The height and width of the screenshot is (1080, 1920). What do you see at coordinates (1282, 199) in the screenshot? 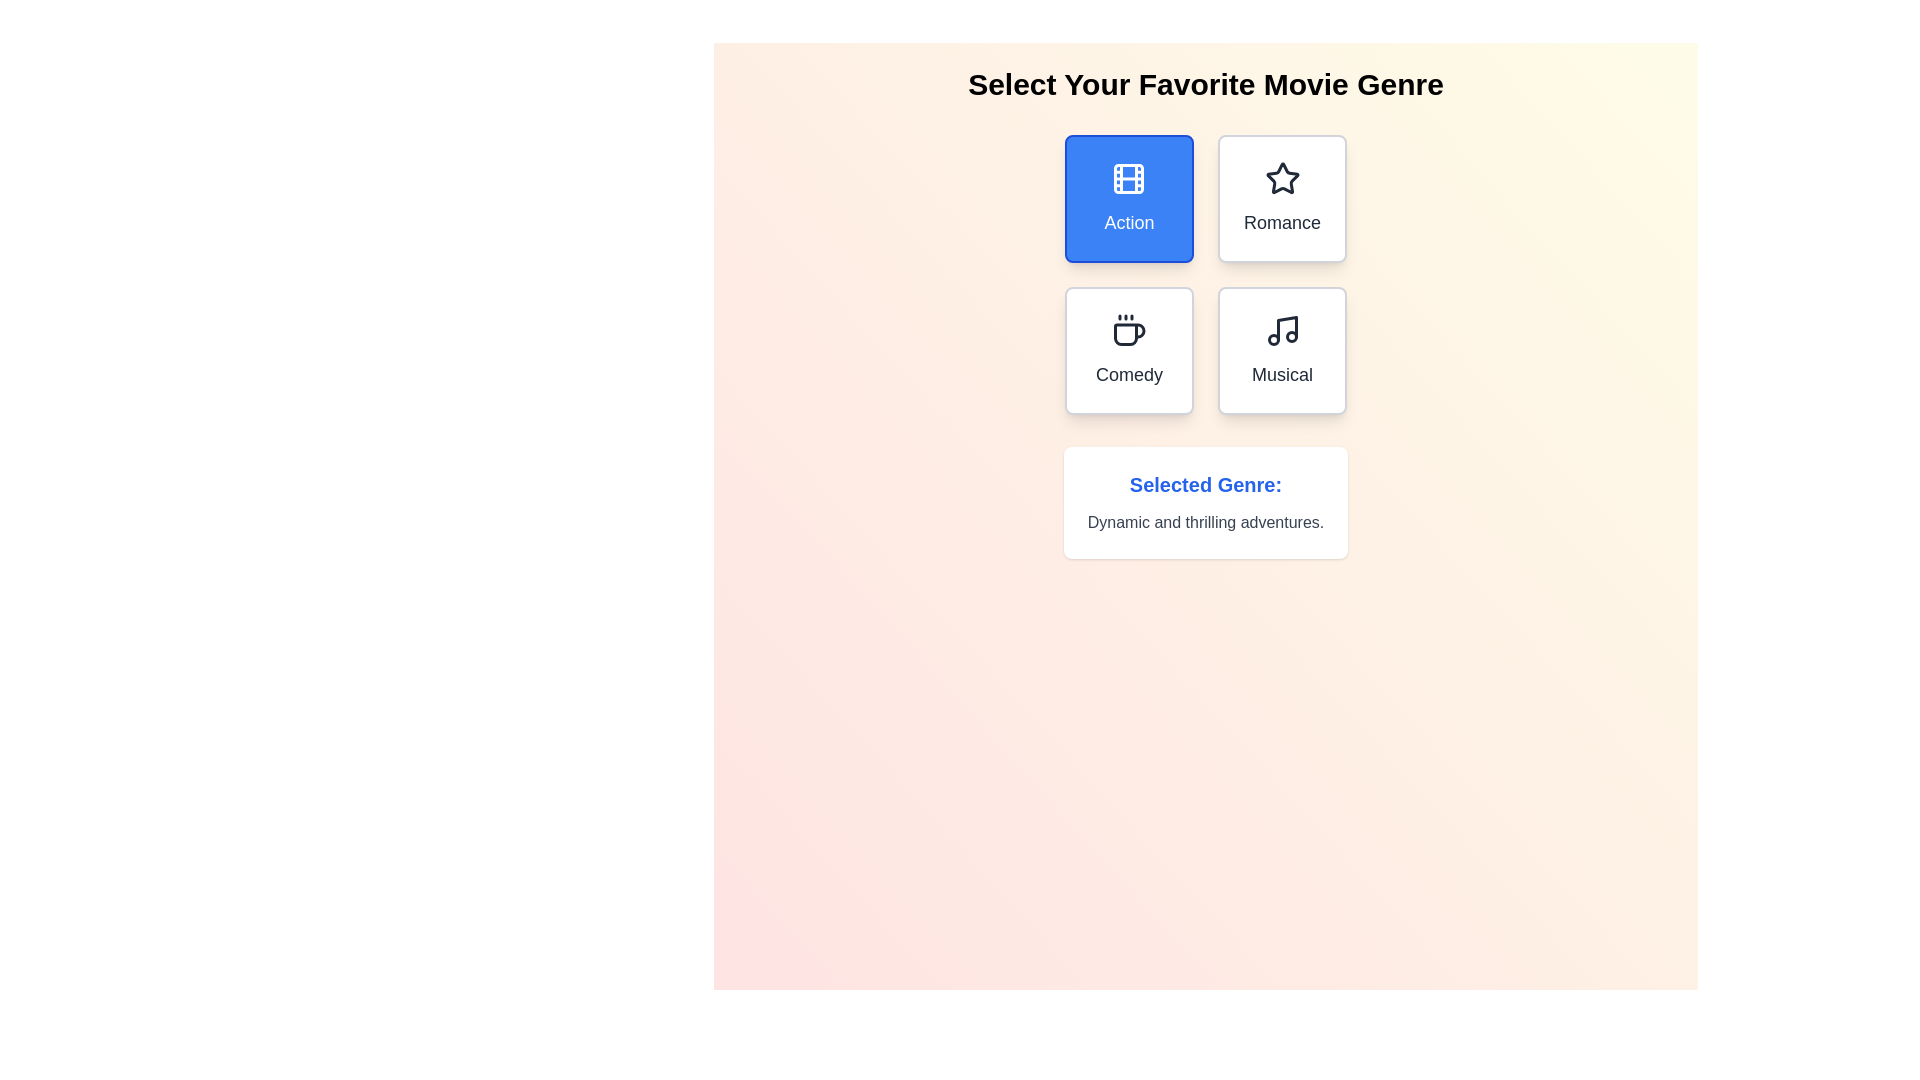
I see `the button corresponding to the genre Romance to select it` at bounding box center [1282, 199].